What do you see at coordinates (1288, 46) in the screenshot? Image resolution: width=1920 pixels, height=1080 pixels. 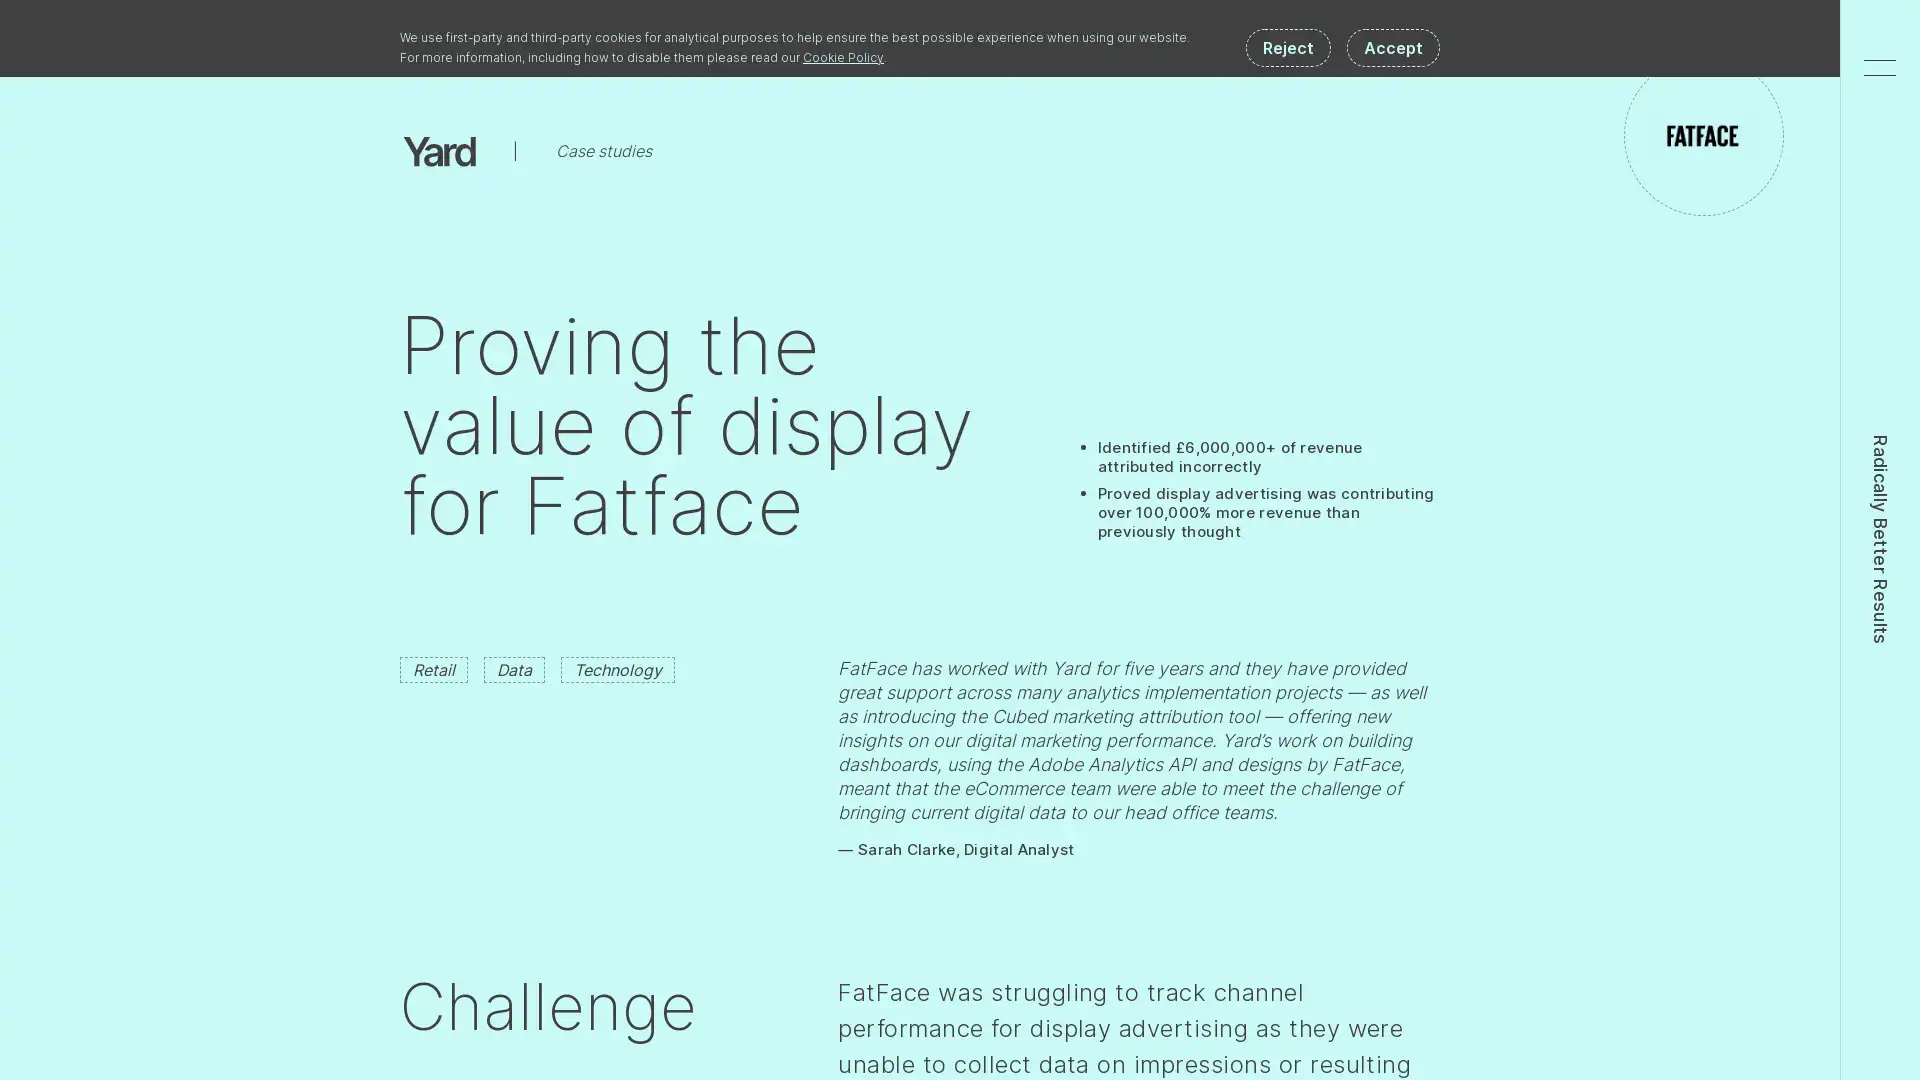 I see `Reject` at bounding box center [1288, 46].